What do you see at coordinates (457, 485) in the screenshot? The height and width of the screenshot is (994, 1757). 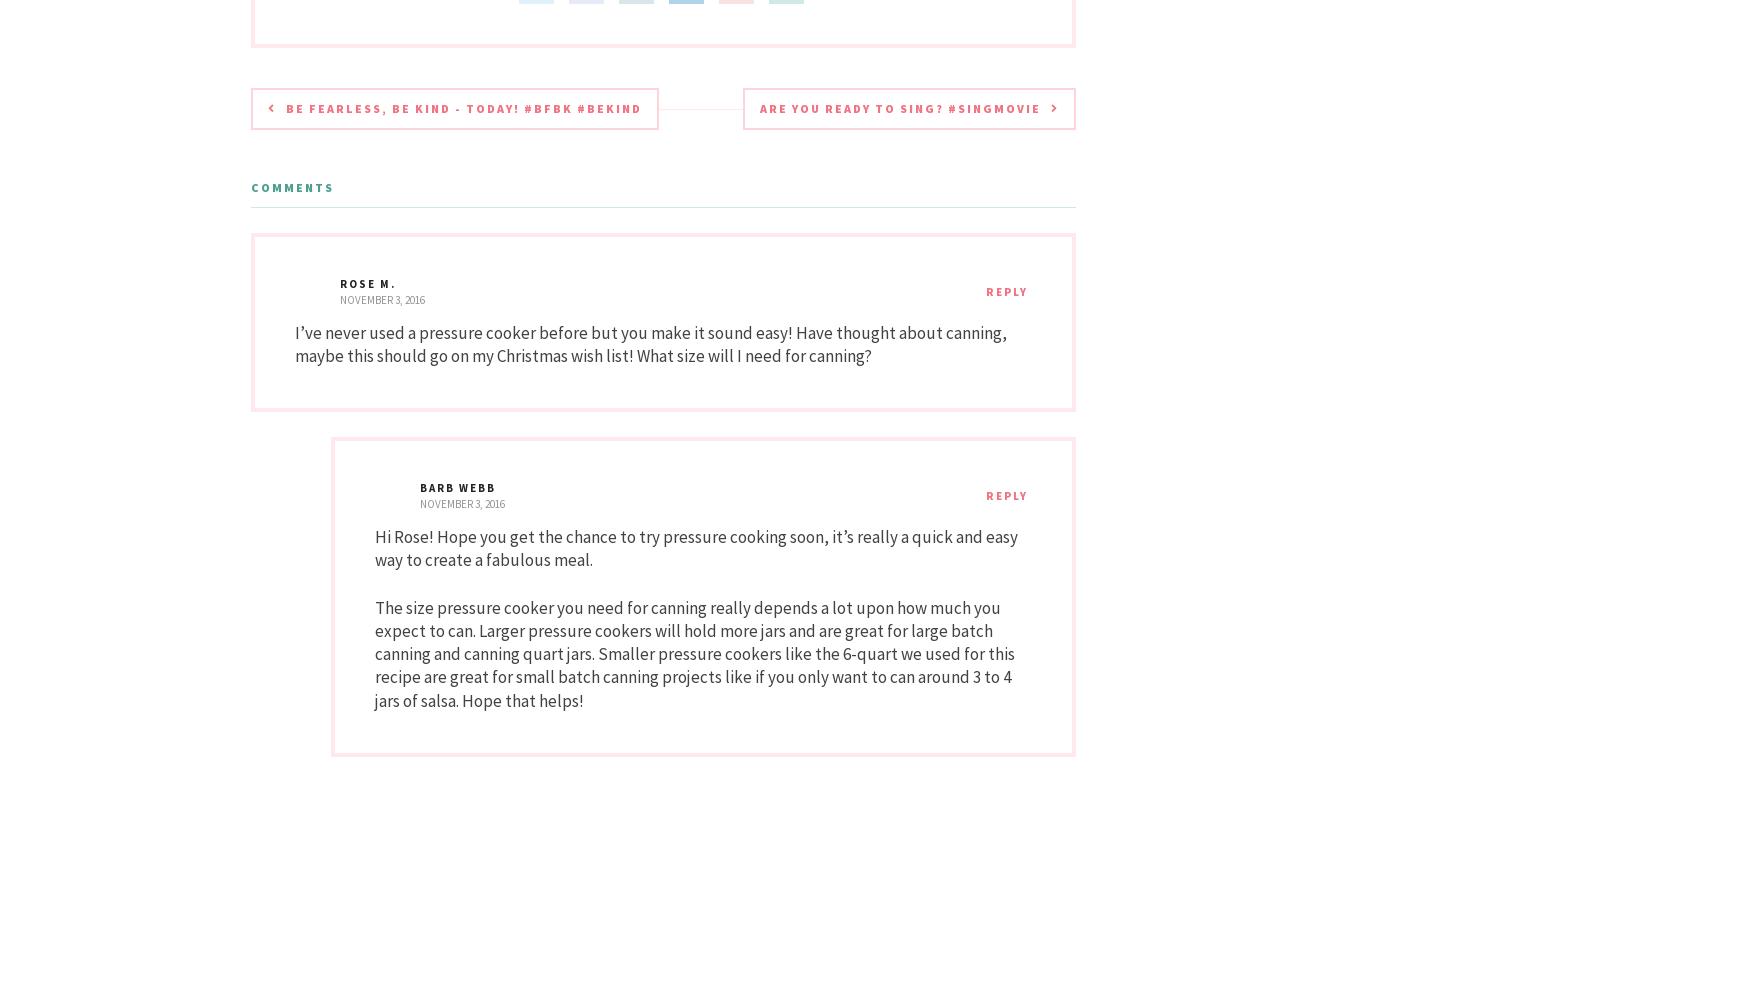 I see `'Barb Webb'` at bounding box center [457, 485].